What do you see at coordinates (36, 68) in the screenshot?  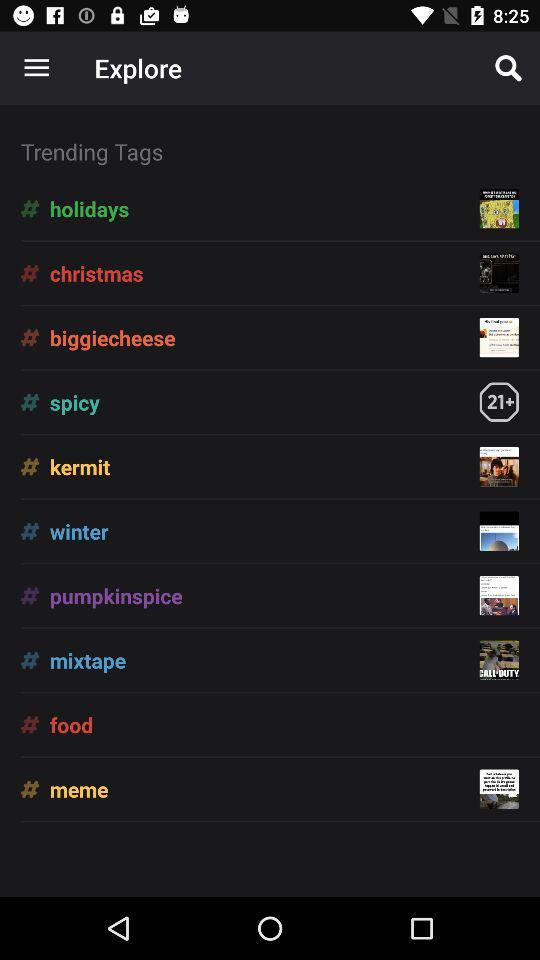 I see `the item next to the explore icon` at bounding box center [36, 68].